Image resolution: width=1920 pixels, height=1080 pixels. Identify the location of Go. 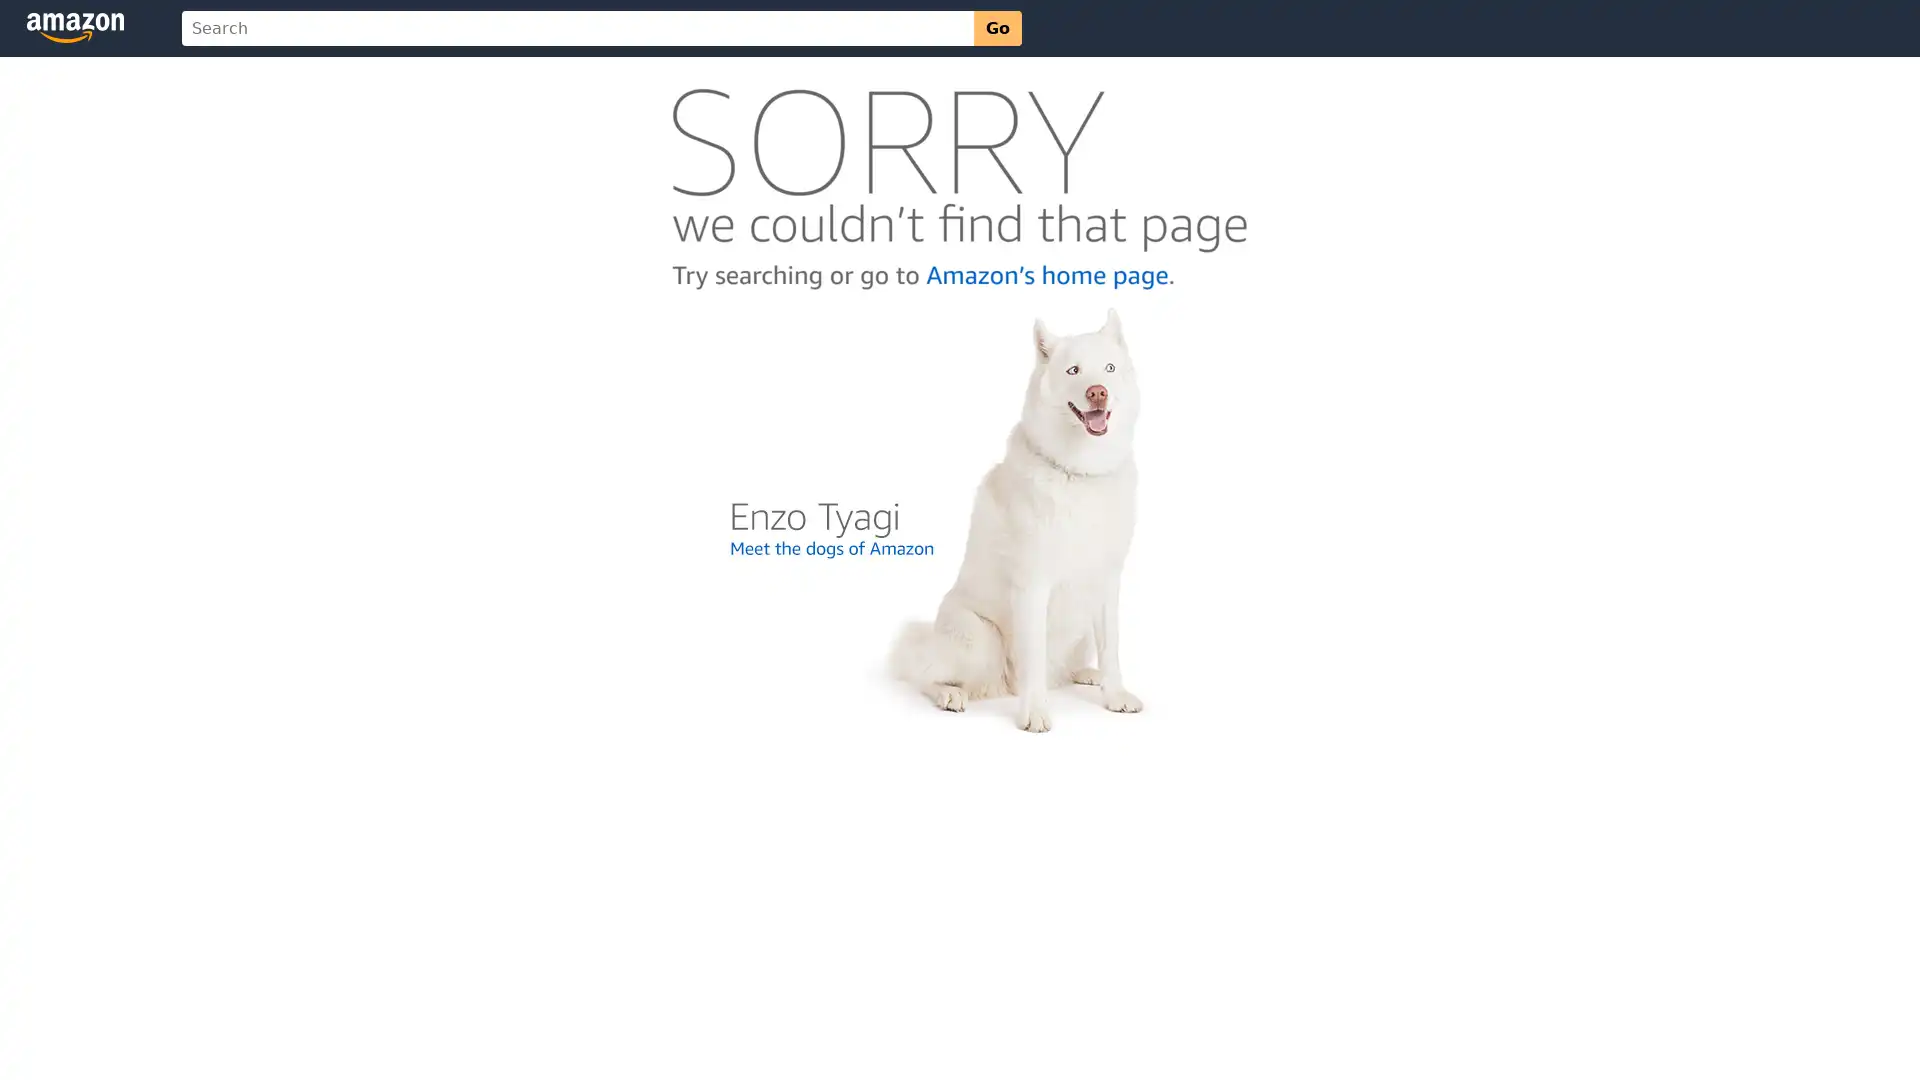
(998, 28).